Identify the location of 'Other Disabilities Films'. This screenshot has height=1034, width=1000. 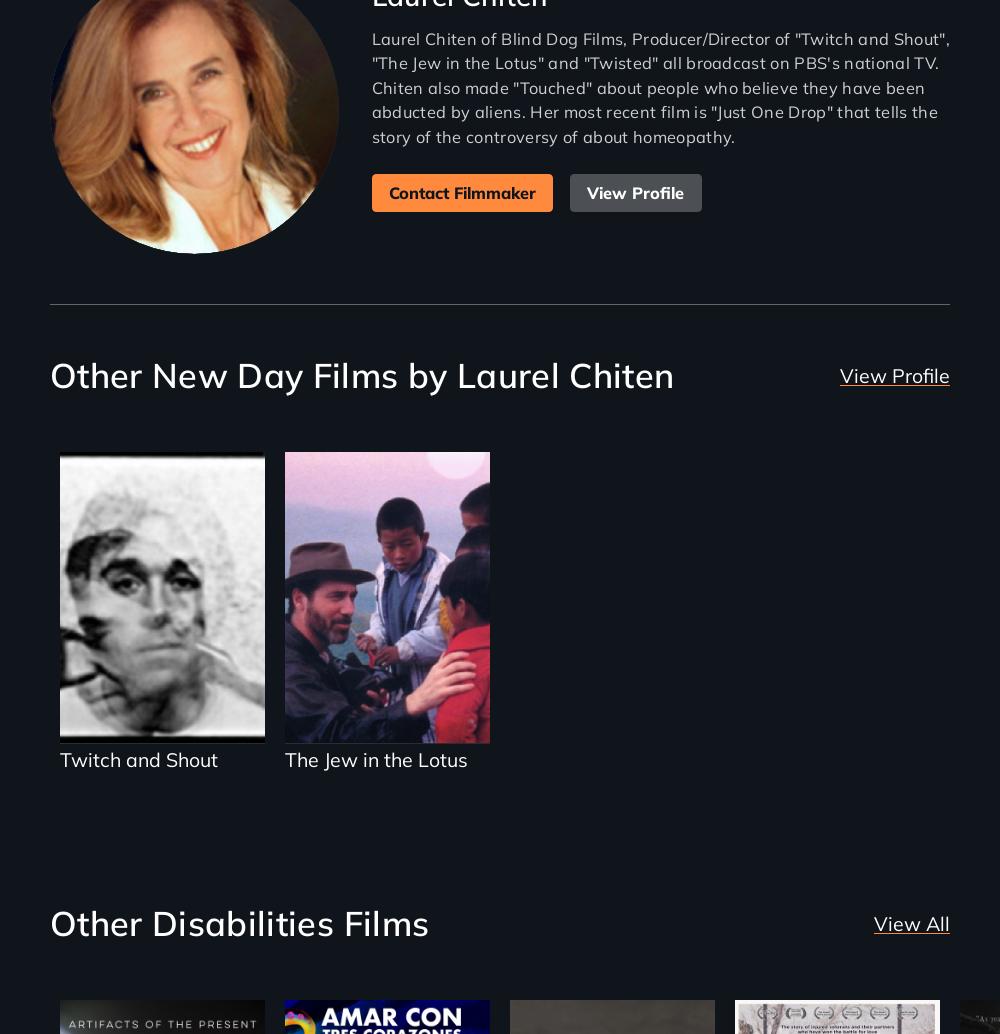
(238, 922).